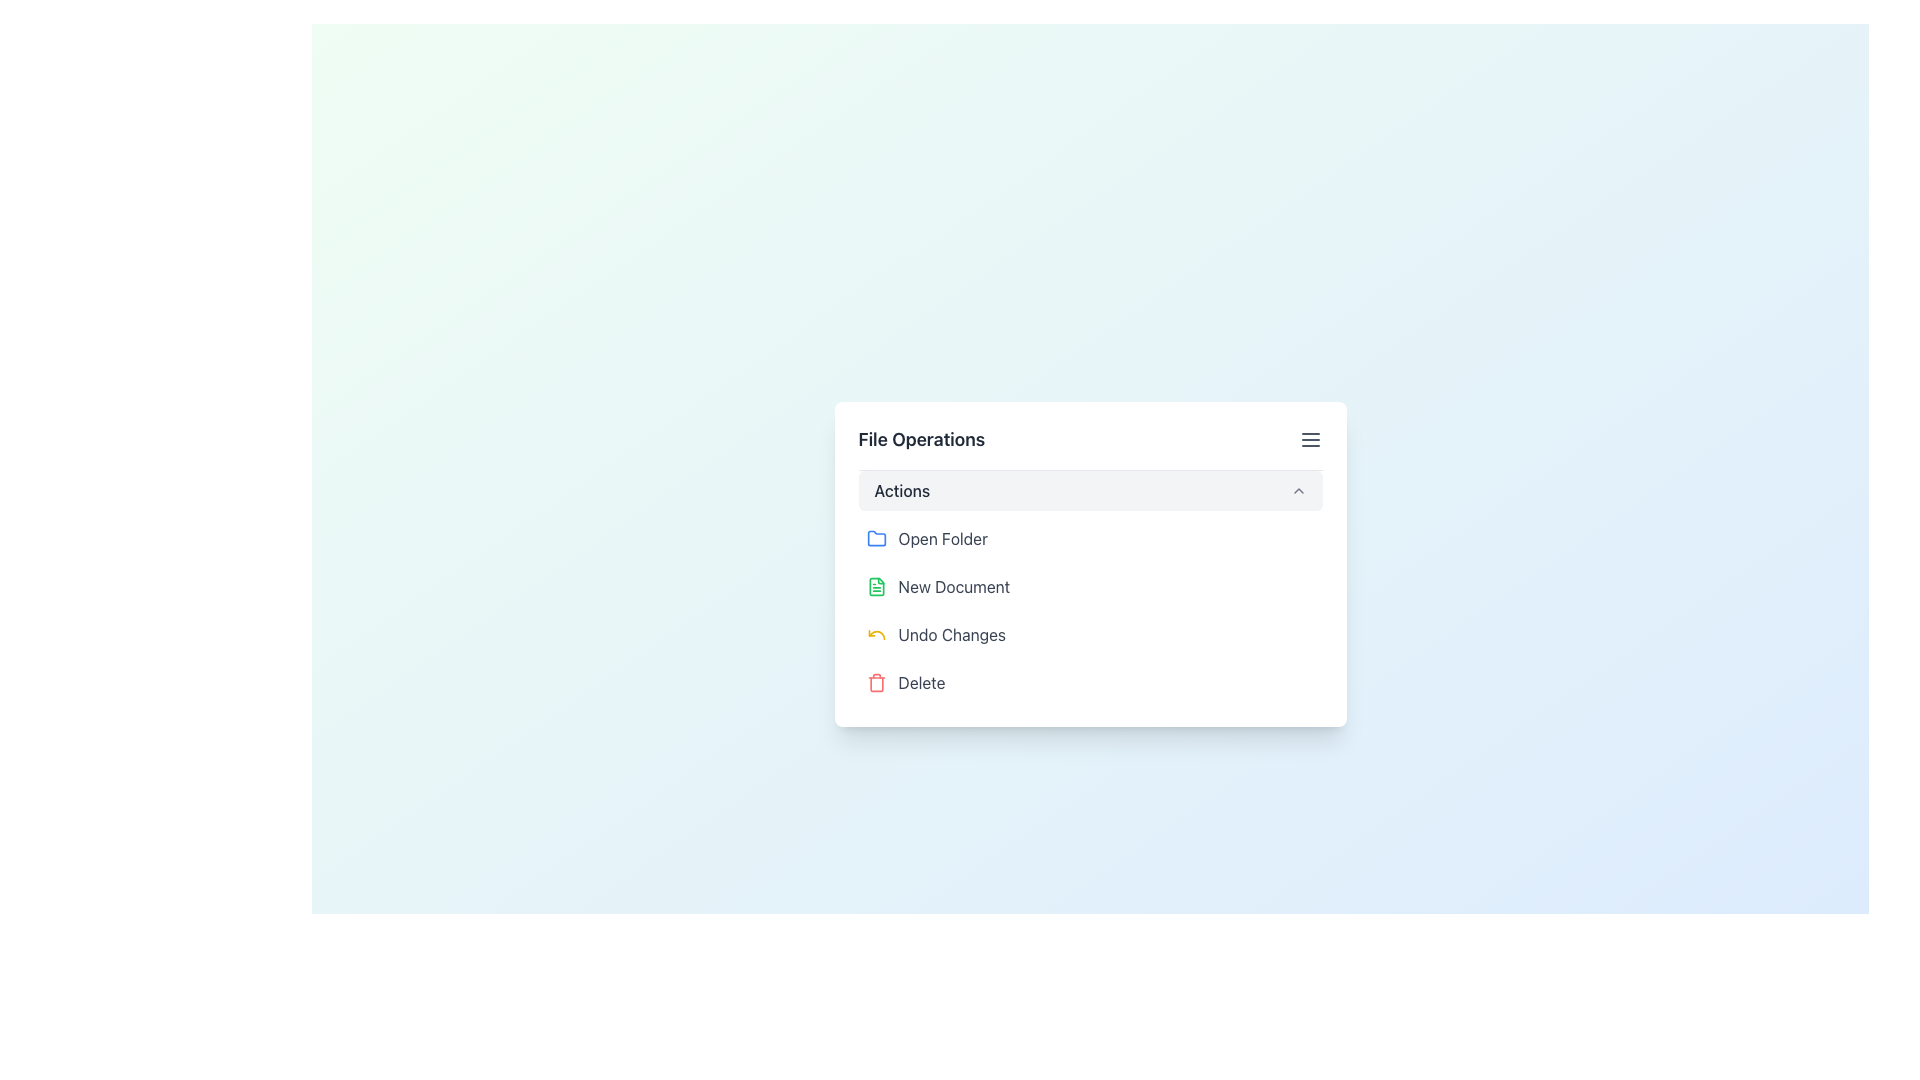 The image size is (1920, 1080). Describe the element at coordinates (942, 537) in the screenshot. I see `the text label that describes the action associated with opening a folder, which is positioned to the right of the blue folder icon in the 'Open Folder' menu item` at that location.